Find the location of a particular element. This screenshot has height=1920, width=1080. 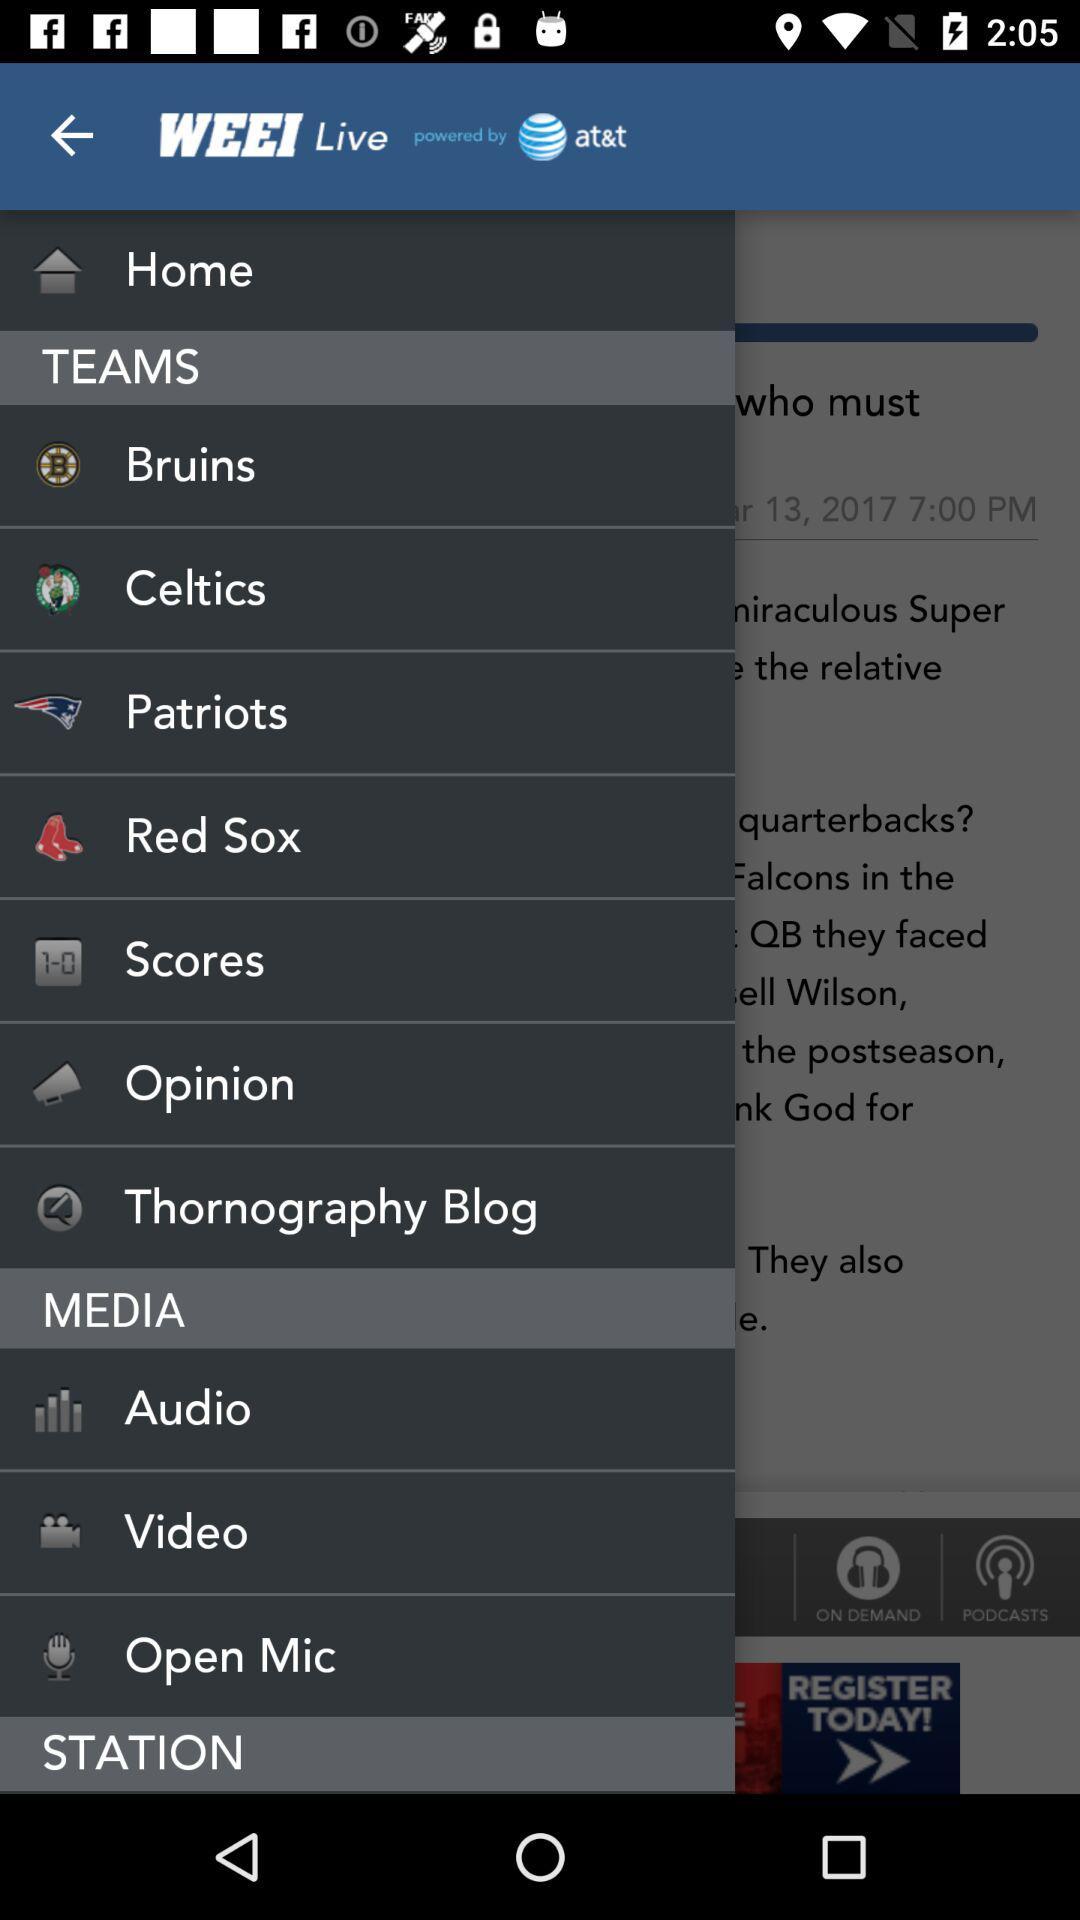

the lock icon is located at coordinates (866, 1576).